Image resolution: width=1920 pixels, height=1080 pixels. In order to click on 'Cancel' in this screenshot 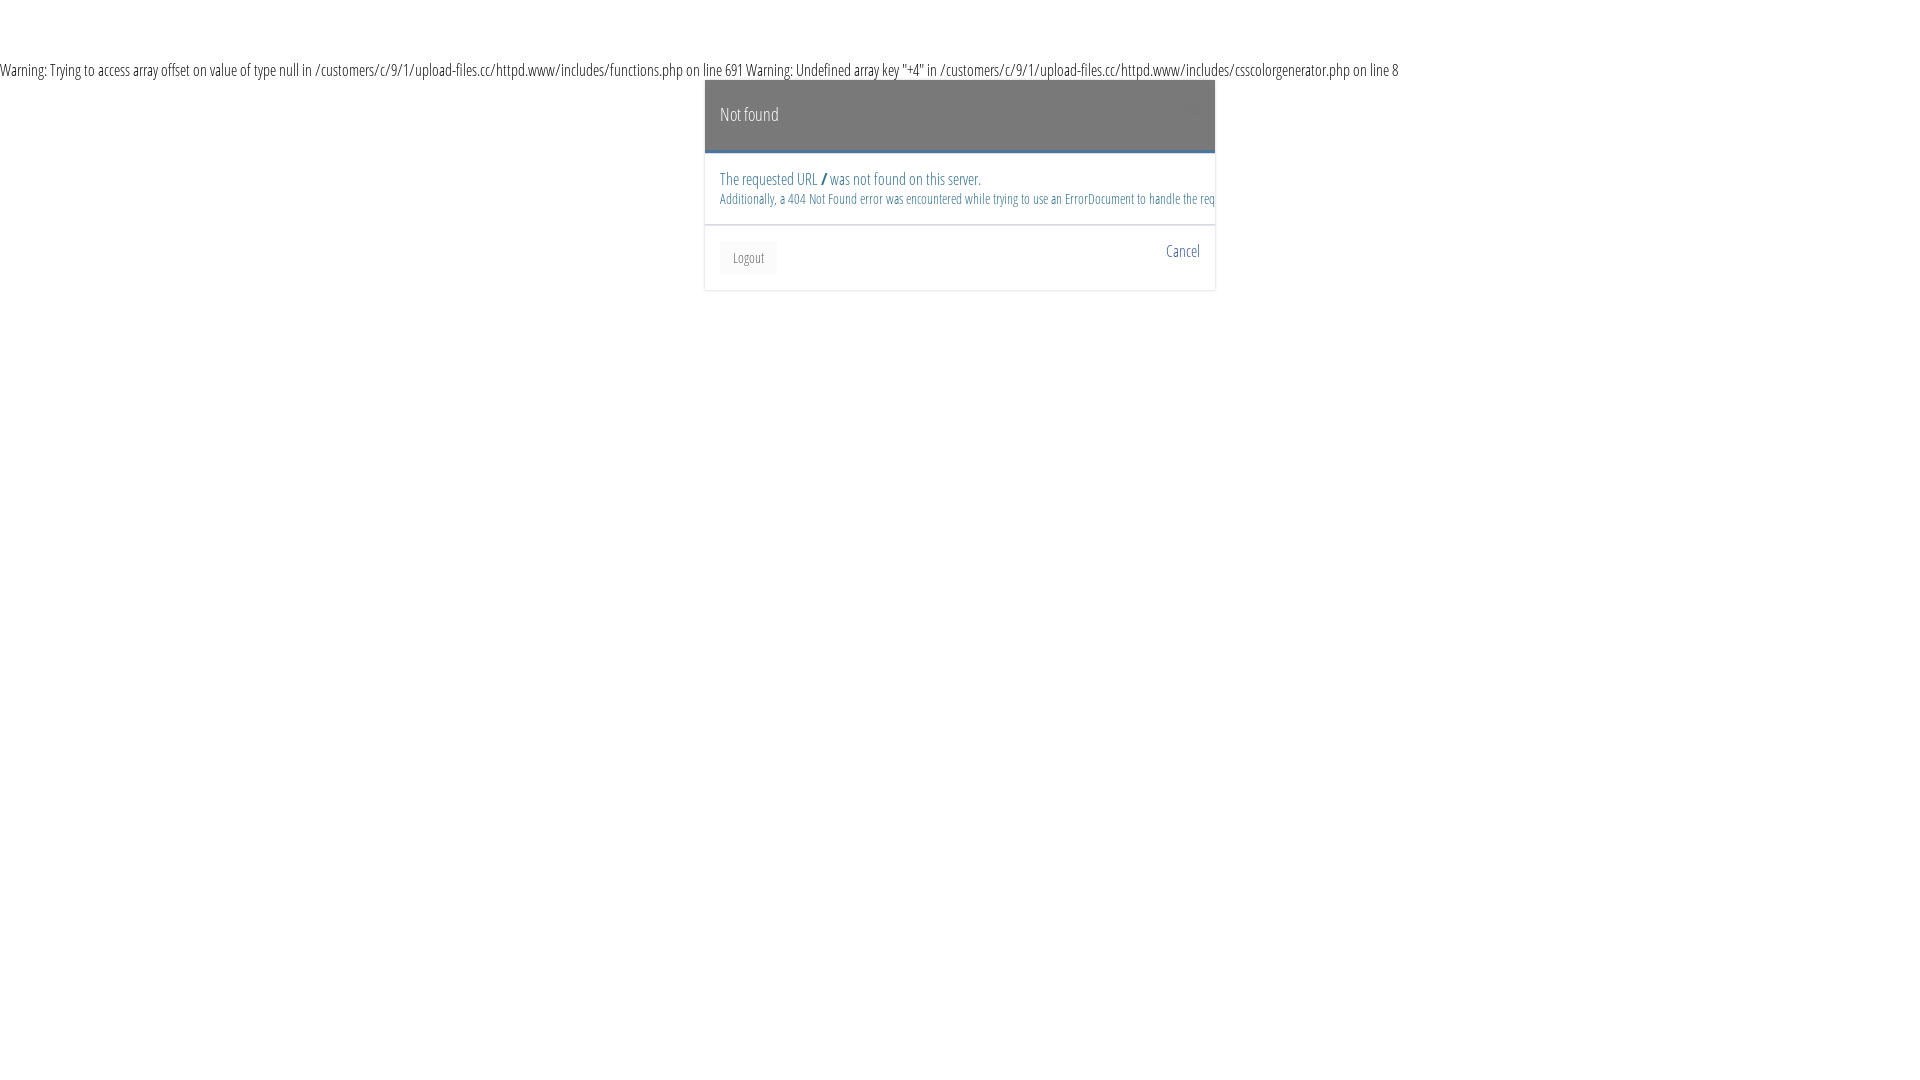, I will do `click(1182, 249)`.